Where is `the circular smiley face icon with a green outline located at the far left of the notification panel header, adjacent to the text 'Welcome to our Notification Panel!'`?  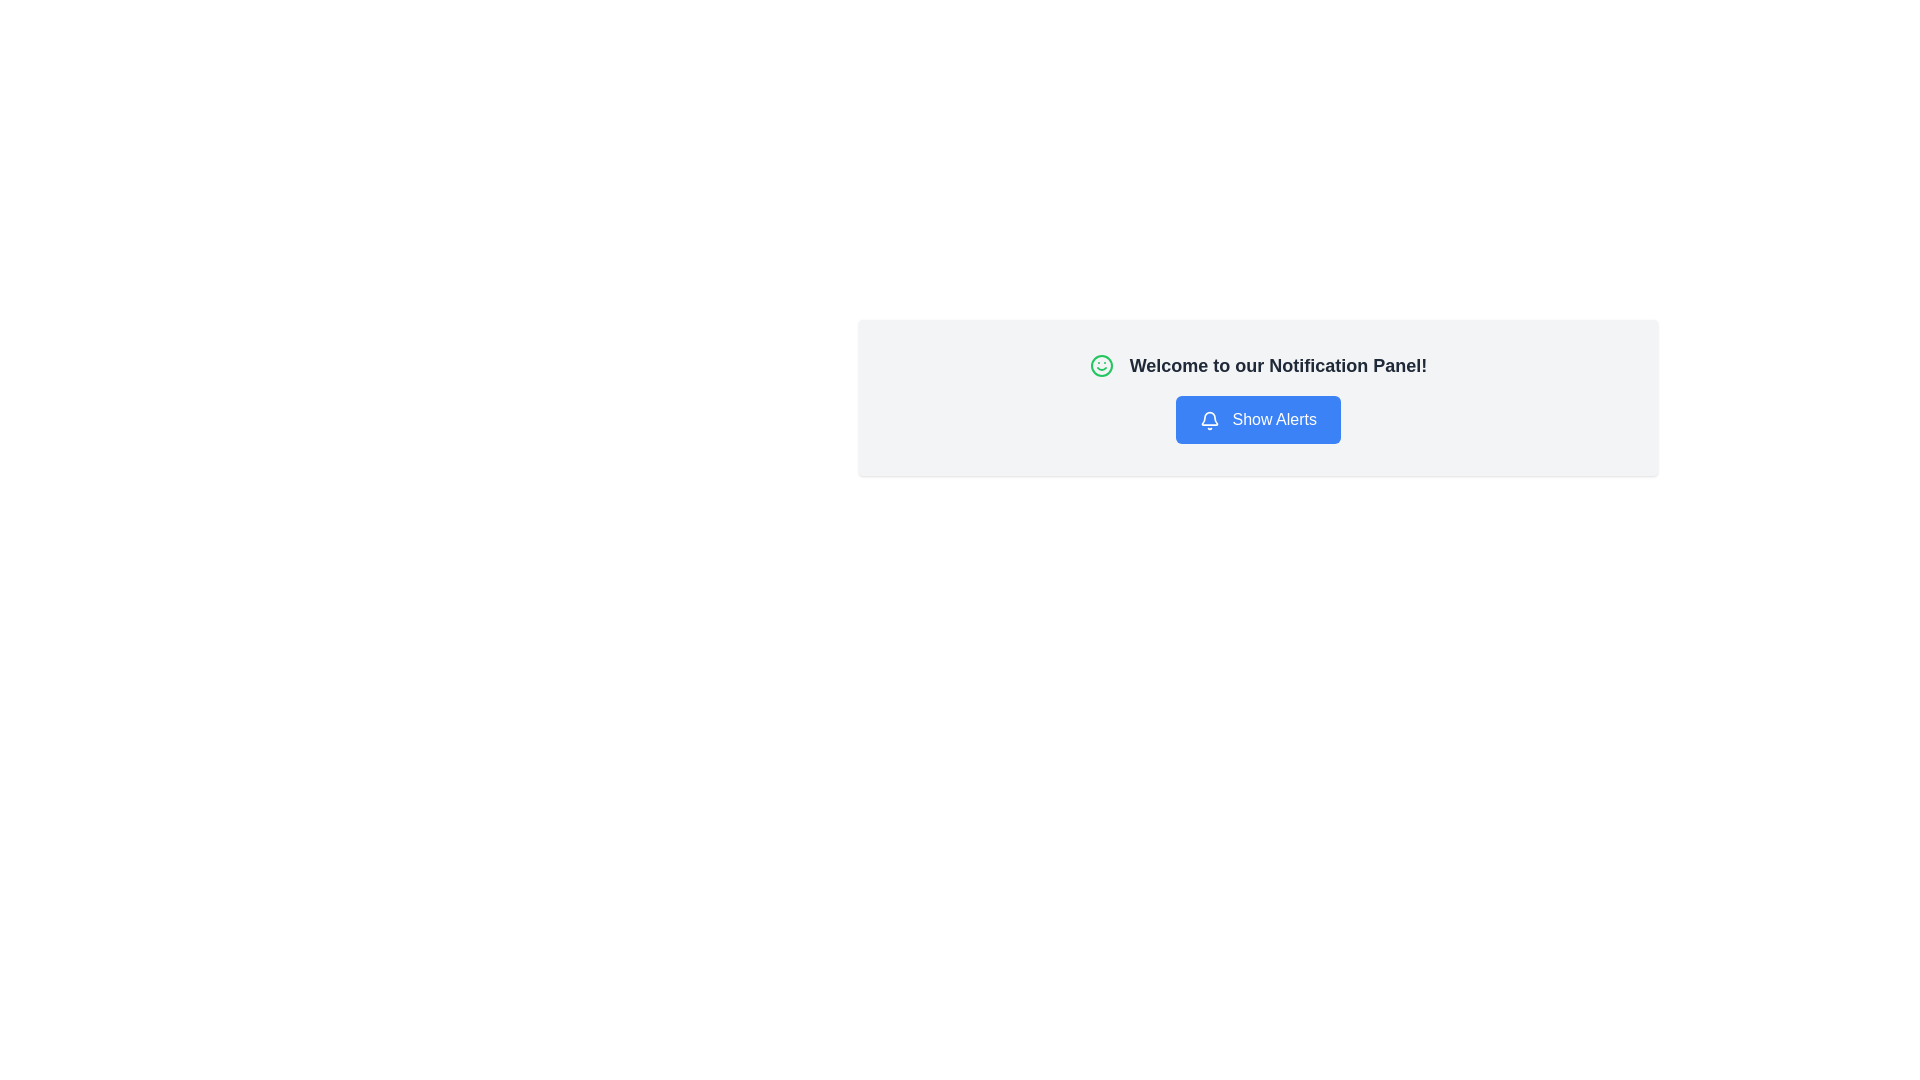
the circular smiley face icon with a green outline located at the far left of the notification panel header, adjacent to the text 'Welcome to our Notification Panel!' is located at coordinates (1100, 366).